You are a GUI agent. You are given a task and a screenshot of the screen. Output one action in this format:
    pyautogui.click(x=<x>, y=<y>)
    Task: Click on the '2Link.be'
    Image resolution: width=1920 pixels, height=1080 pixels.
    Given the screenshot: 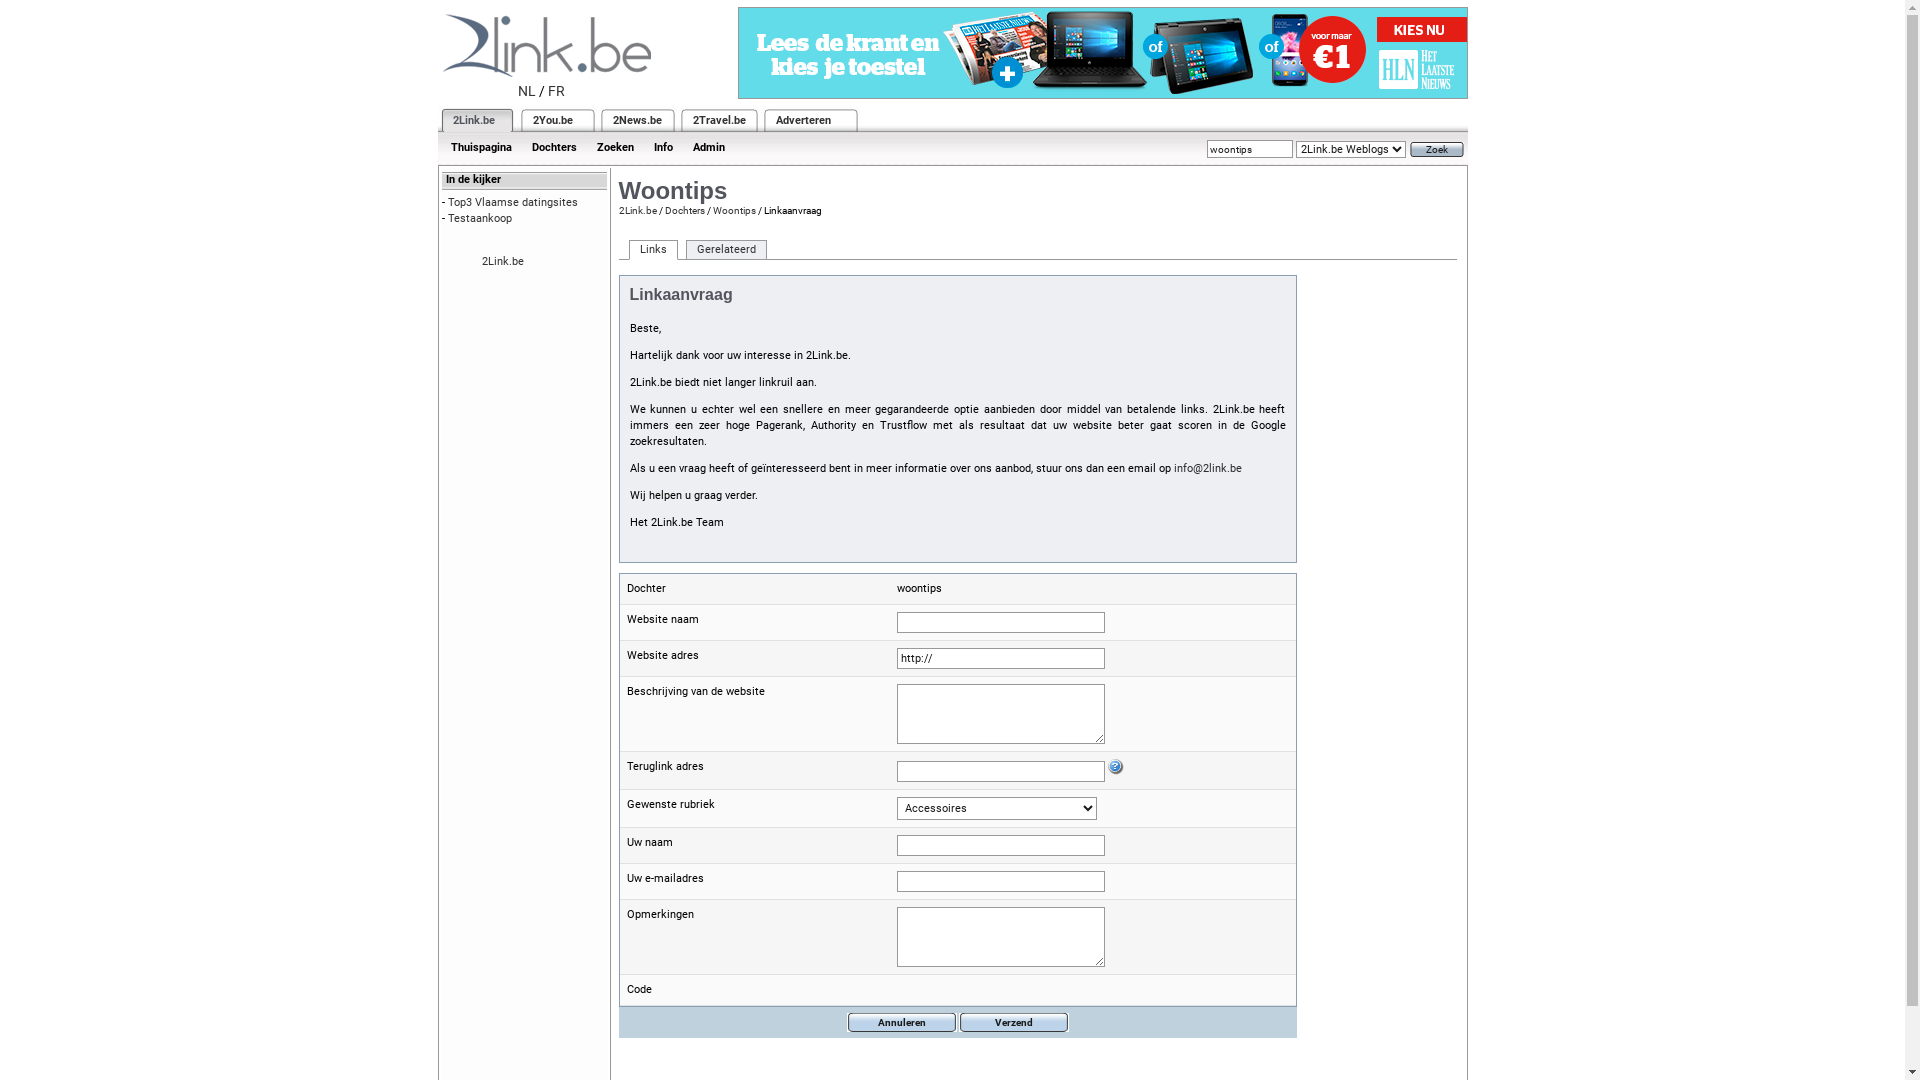 What is the action you would take?
    pyautogui.click(x=503, y=260)
    